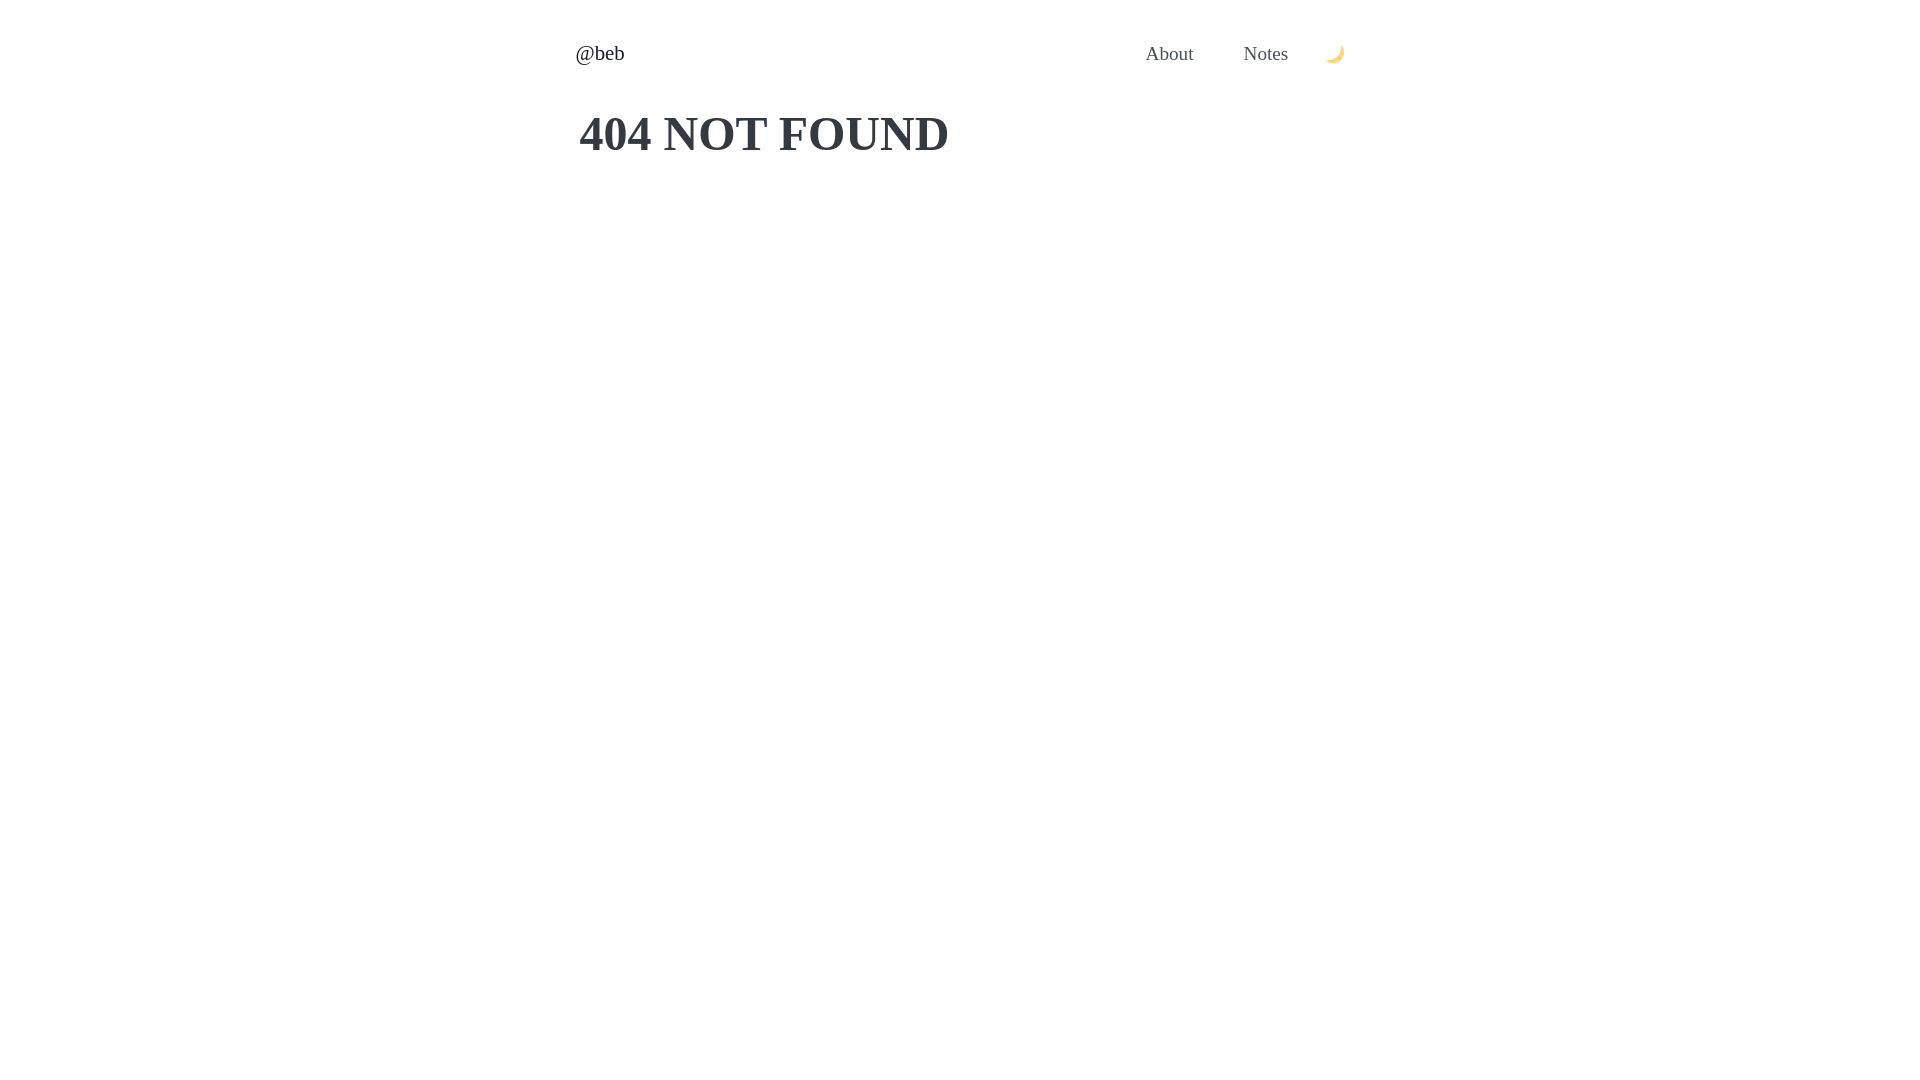  I want to click on 'About', so click(1170, 53).